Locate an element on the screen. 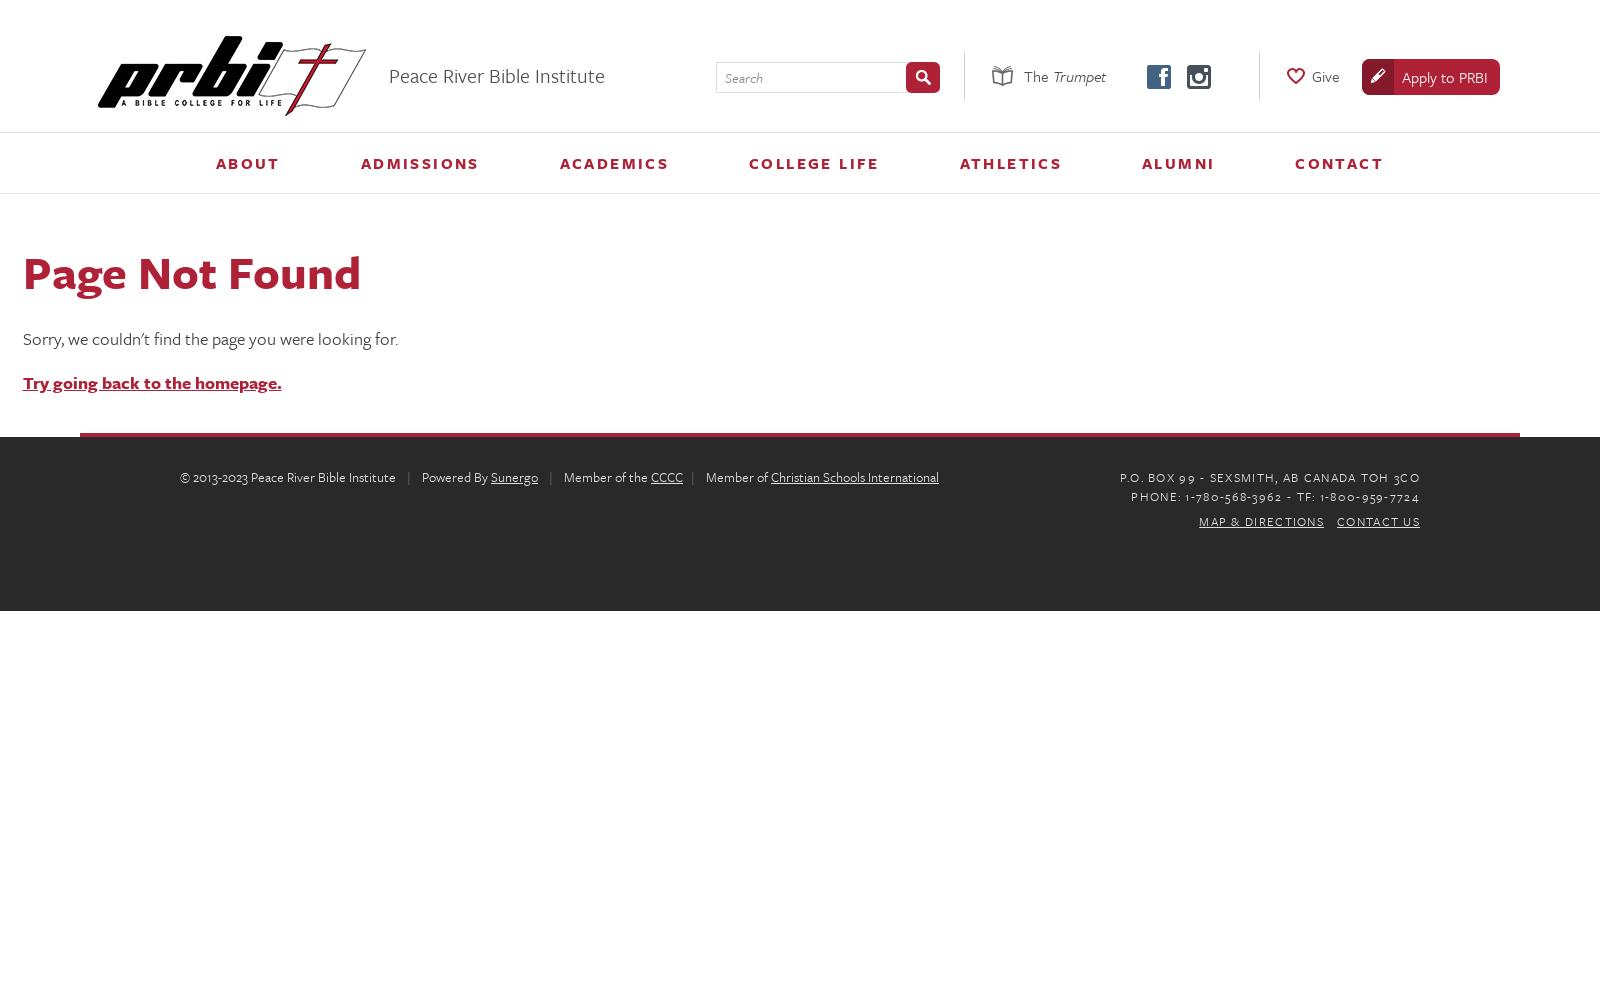  'Search' is located at coordinates (744, 77).